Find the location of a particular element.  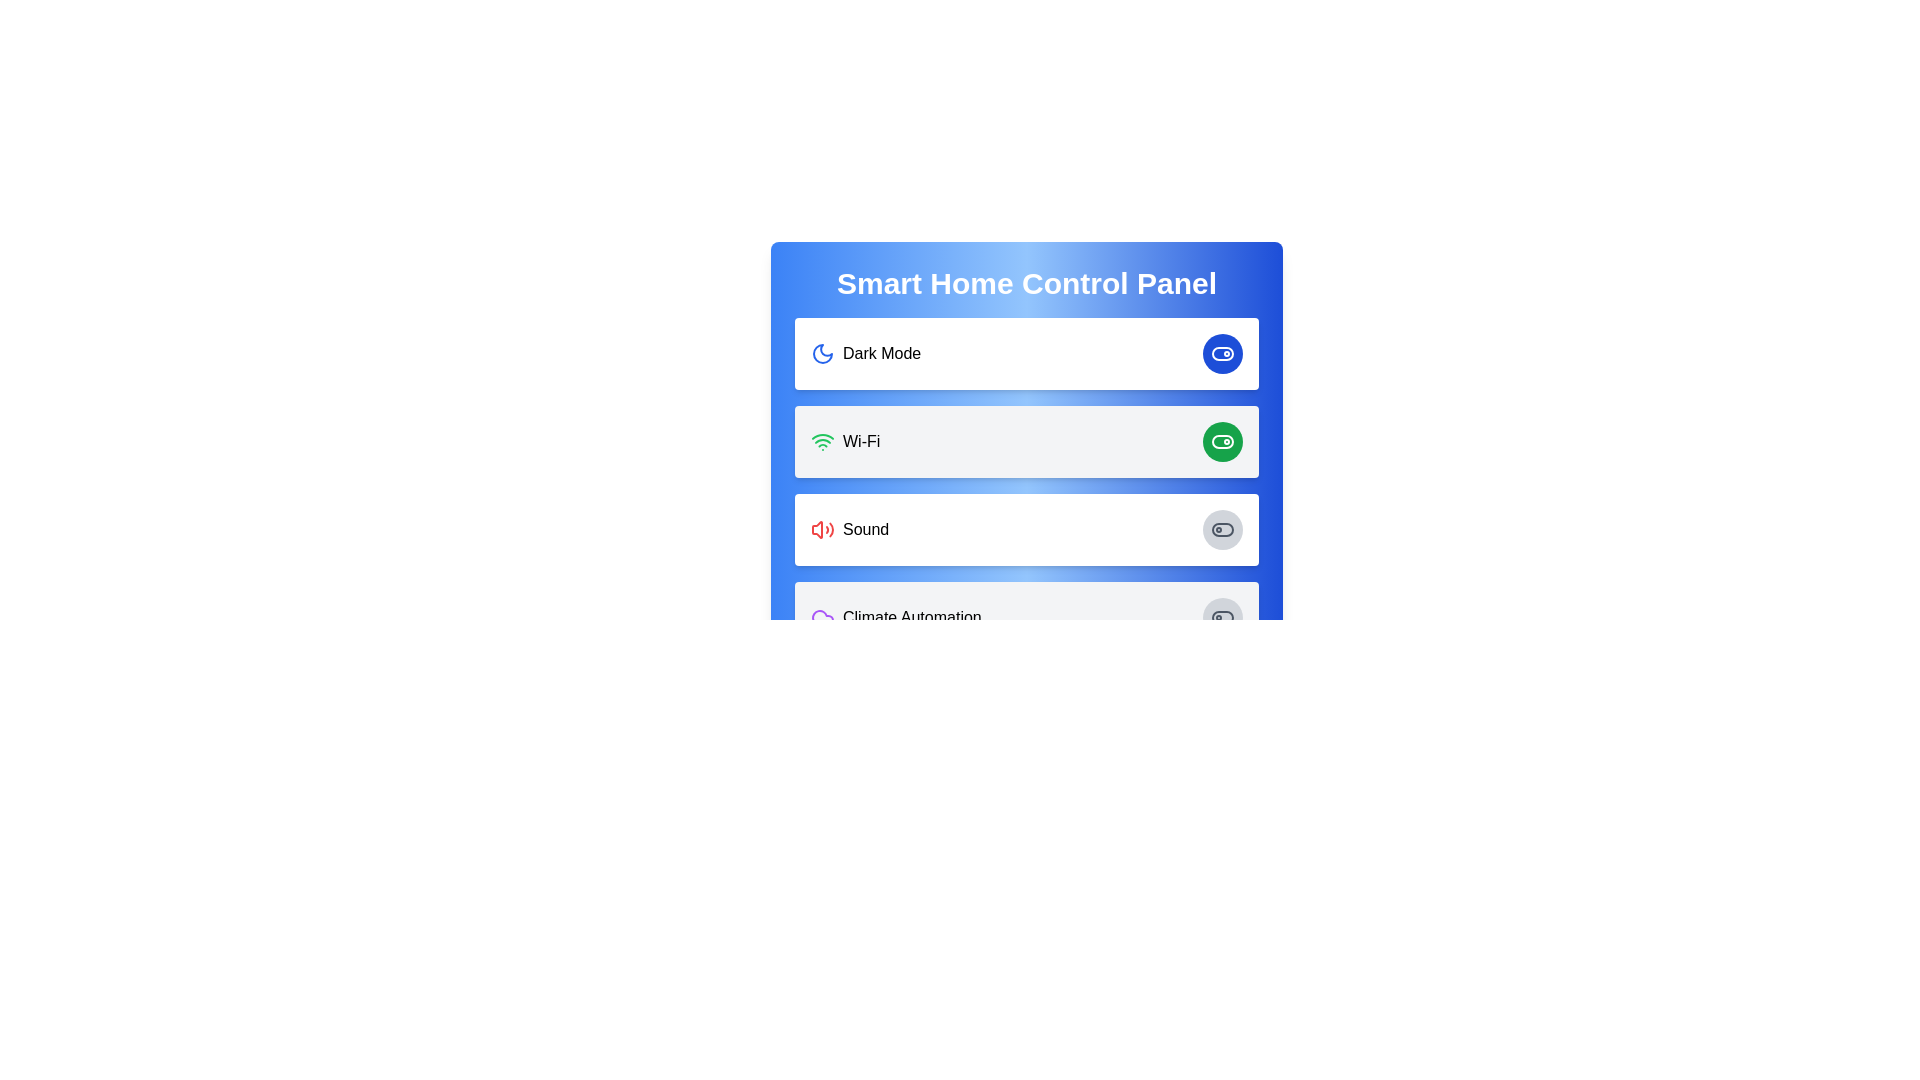

red speaker icon with sound waves, located in the 'Sound' section, by clicking on it is located at coordinates (822, 528).